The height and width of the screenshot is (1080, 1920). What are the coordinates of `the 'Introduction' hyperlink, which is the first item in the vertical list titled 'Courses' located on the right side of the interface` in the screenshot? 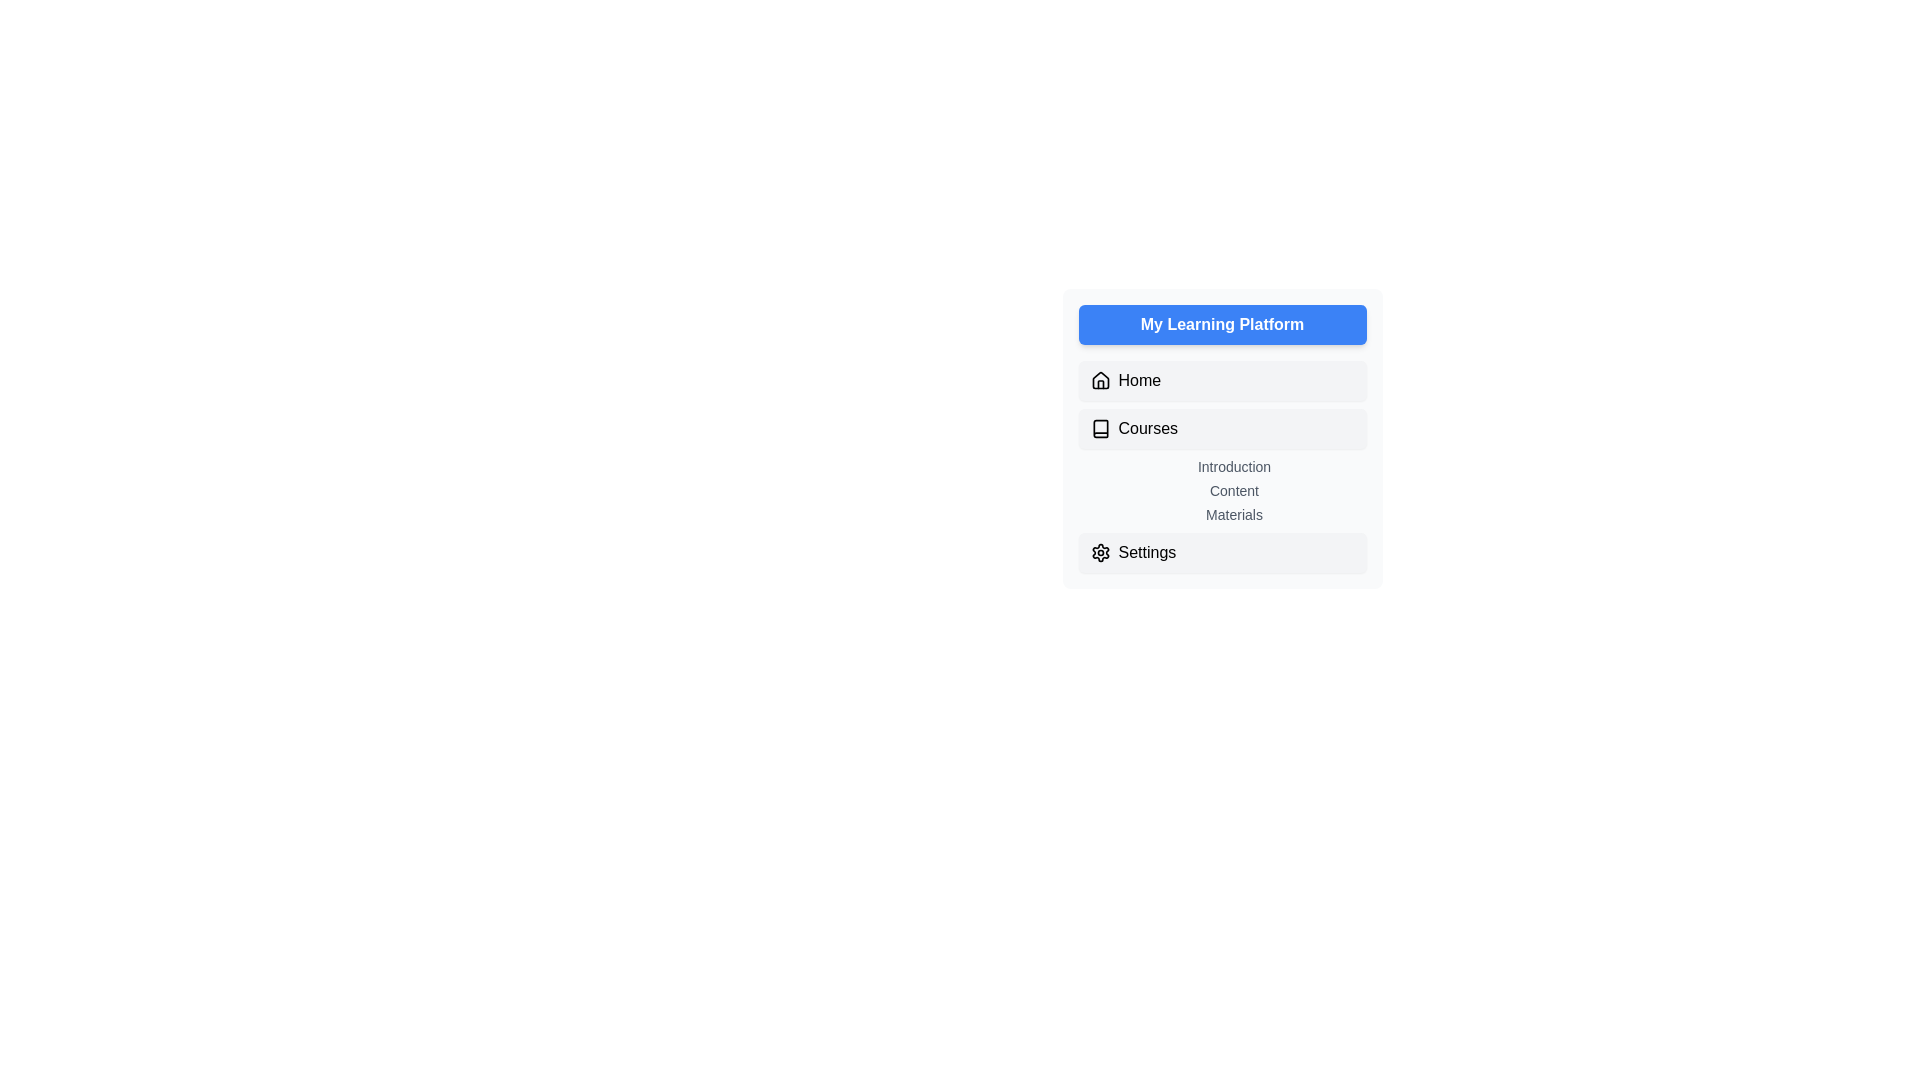 It's located at (1233, 466).